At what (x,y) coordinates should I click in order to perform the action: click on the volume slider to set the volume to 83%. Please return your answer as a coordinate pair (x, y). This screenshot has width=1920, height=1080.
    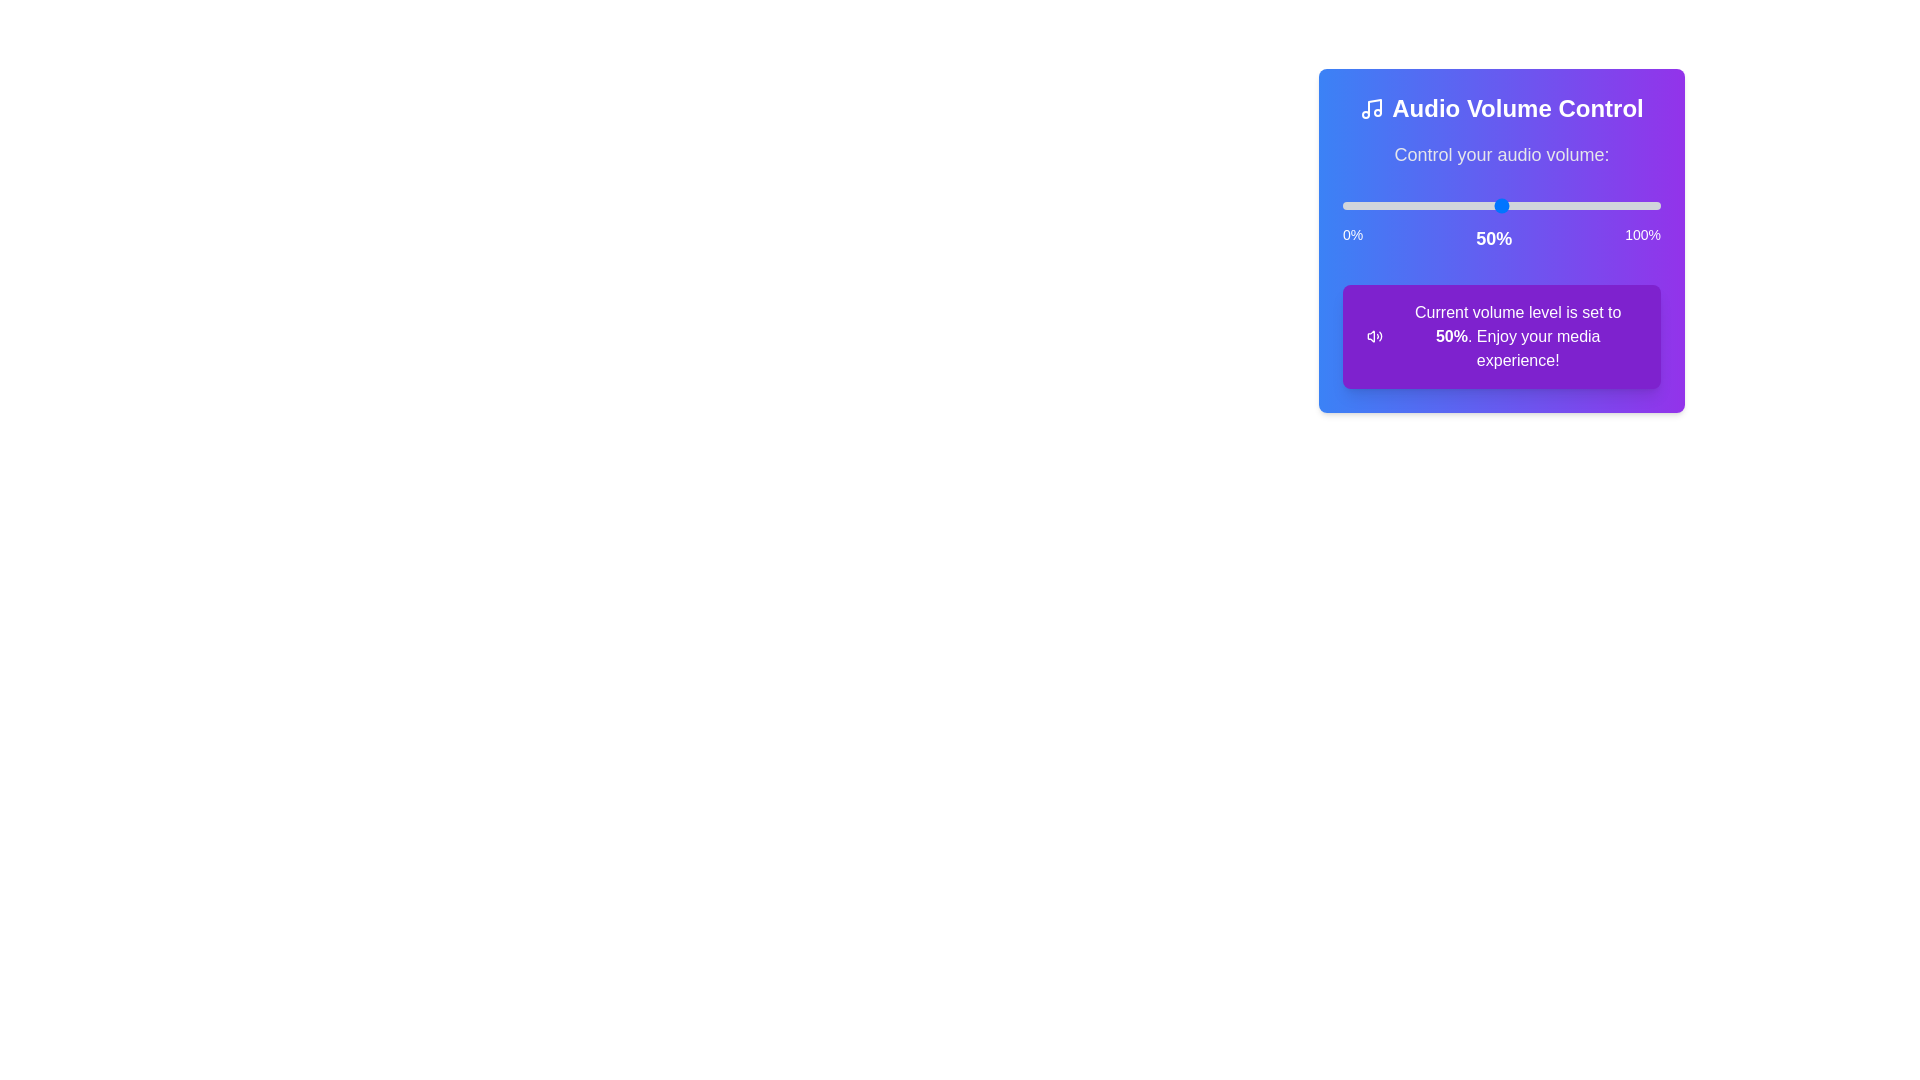
    Looking at the image, I should click on (1606, 205).